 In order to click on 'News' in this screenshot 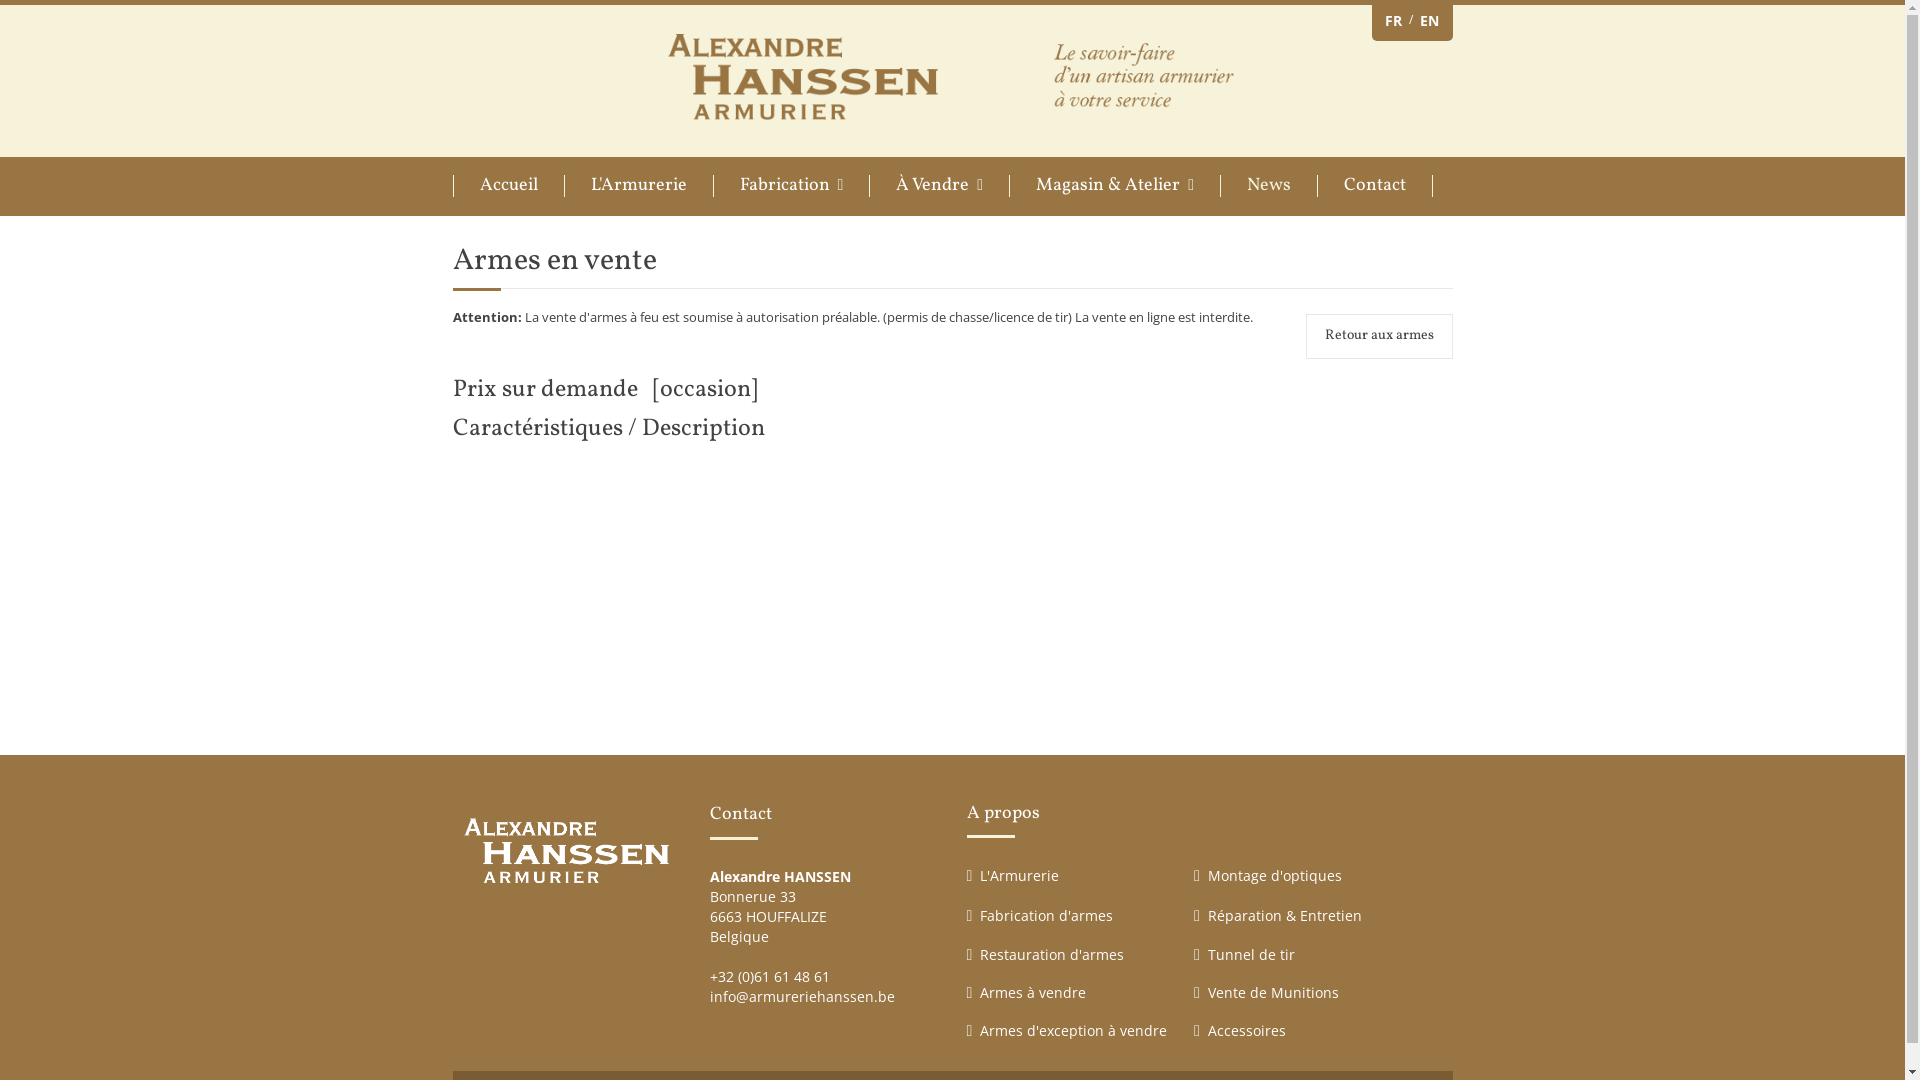, I will do `click(1267, 185)`.